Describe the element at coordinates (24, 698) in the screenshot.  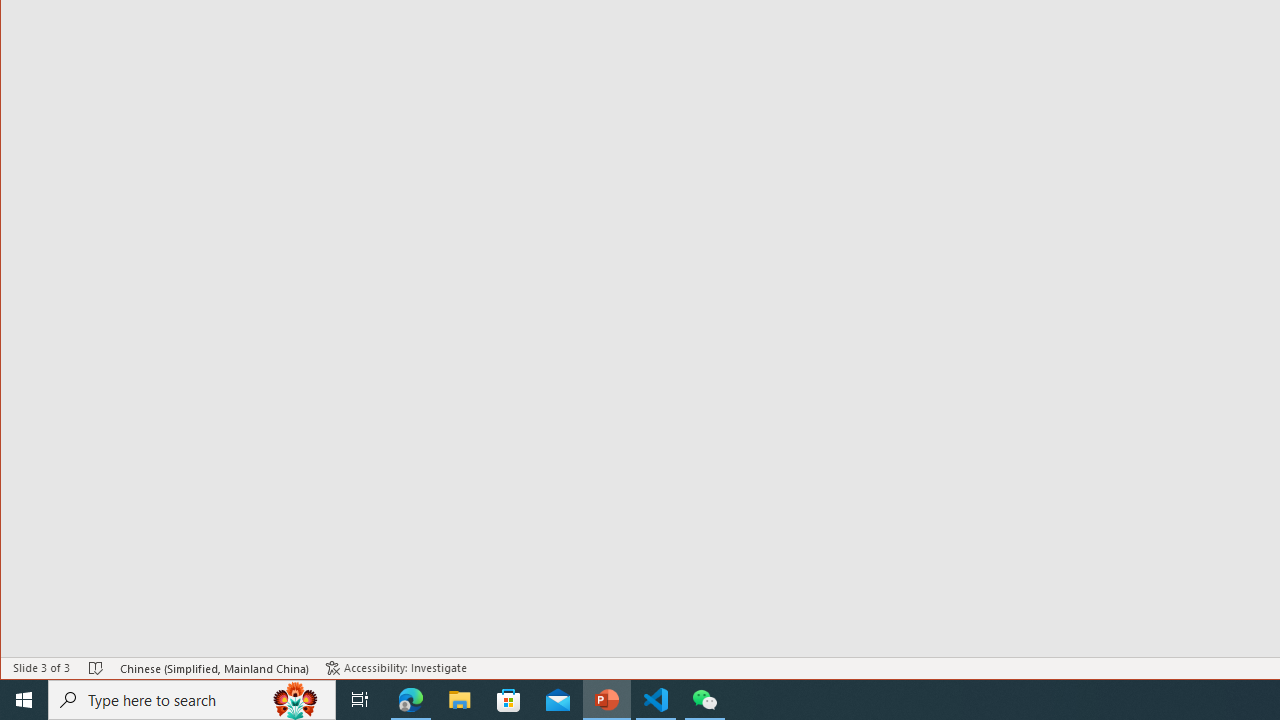
I see `'Start'` at that location.